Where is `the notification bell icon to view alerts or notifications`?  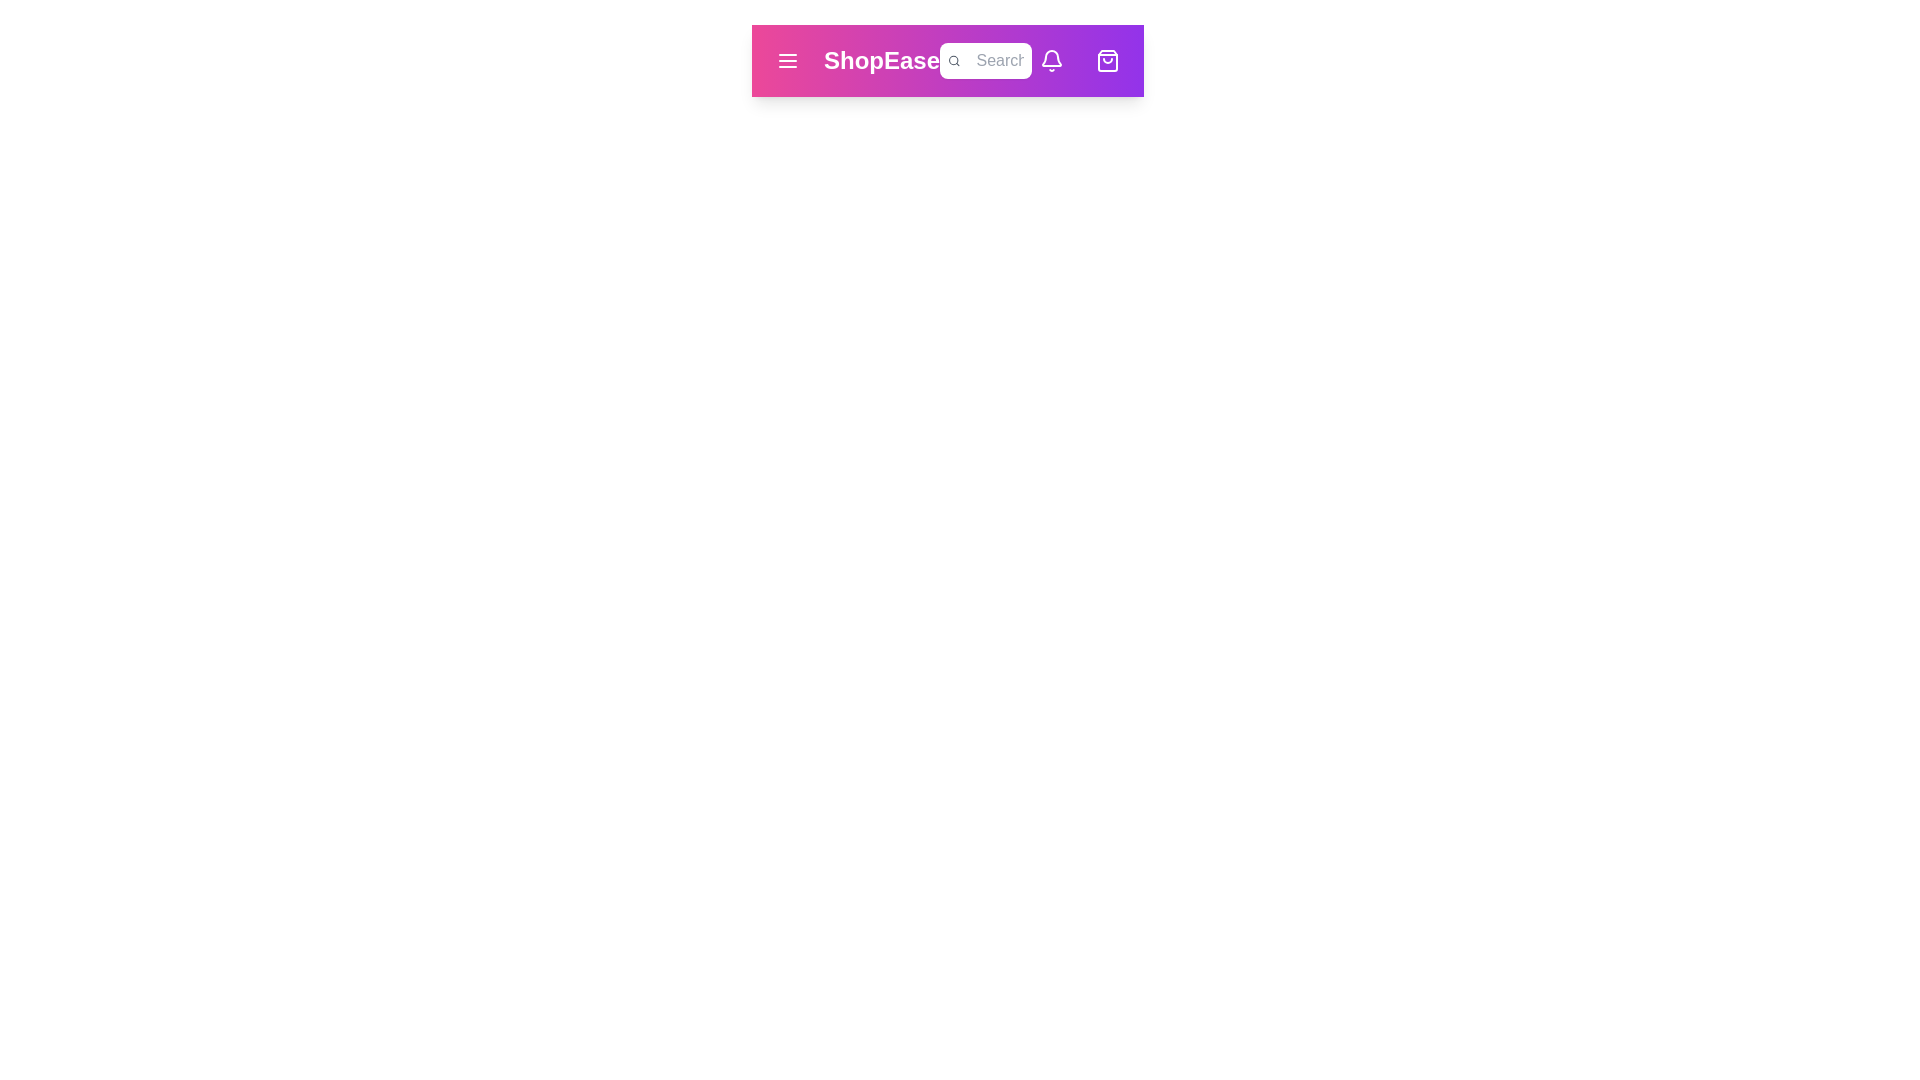 the notification bell icon to view alerts or notifications is located at coordinates (1050, 60).